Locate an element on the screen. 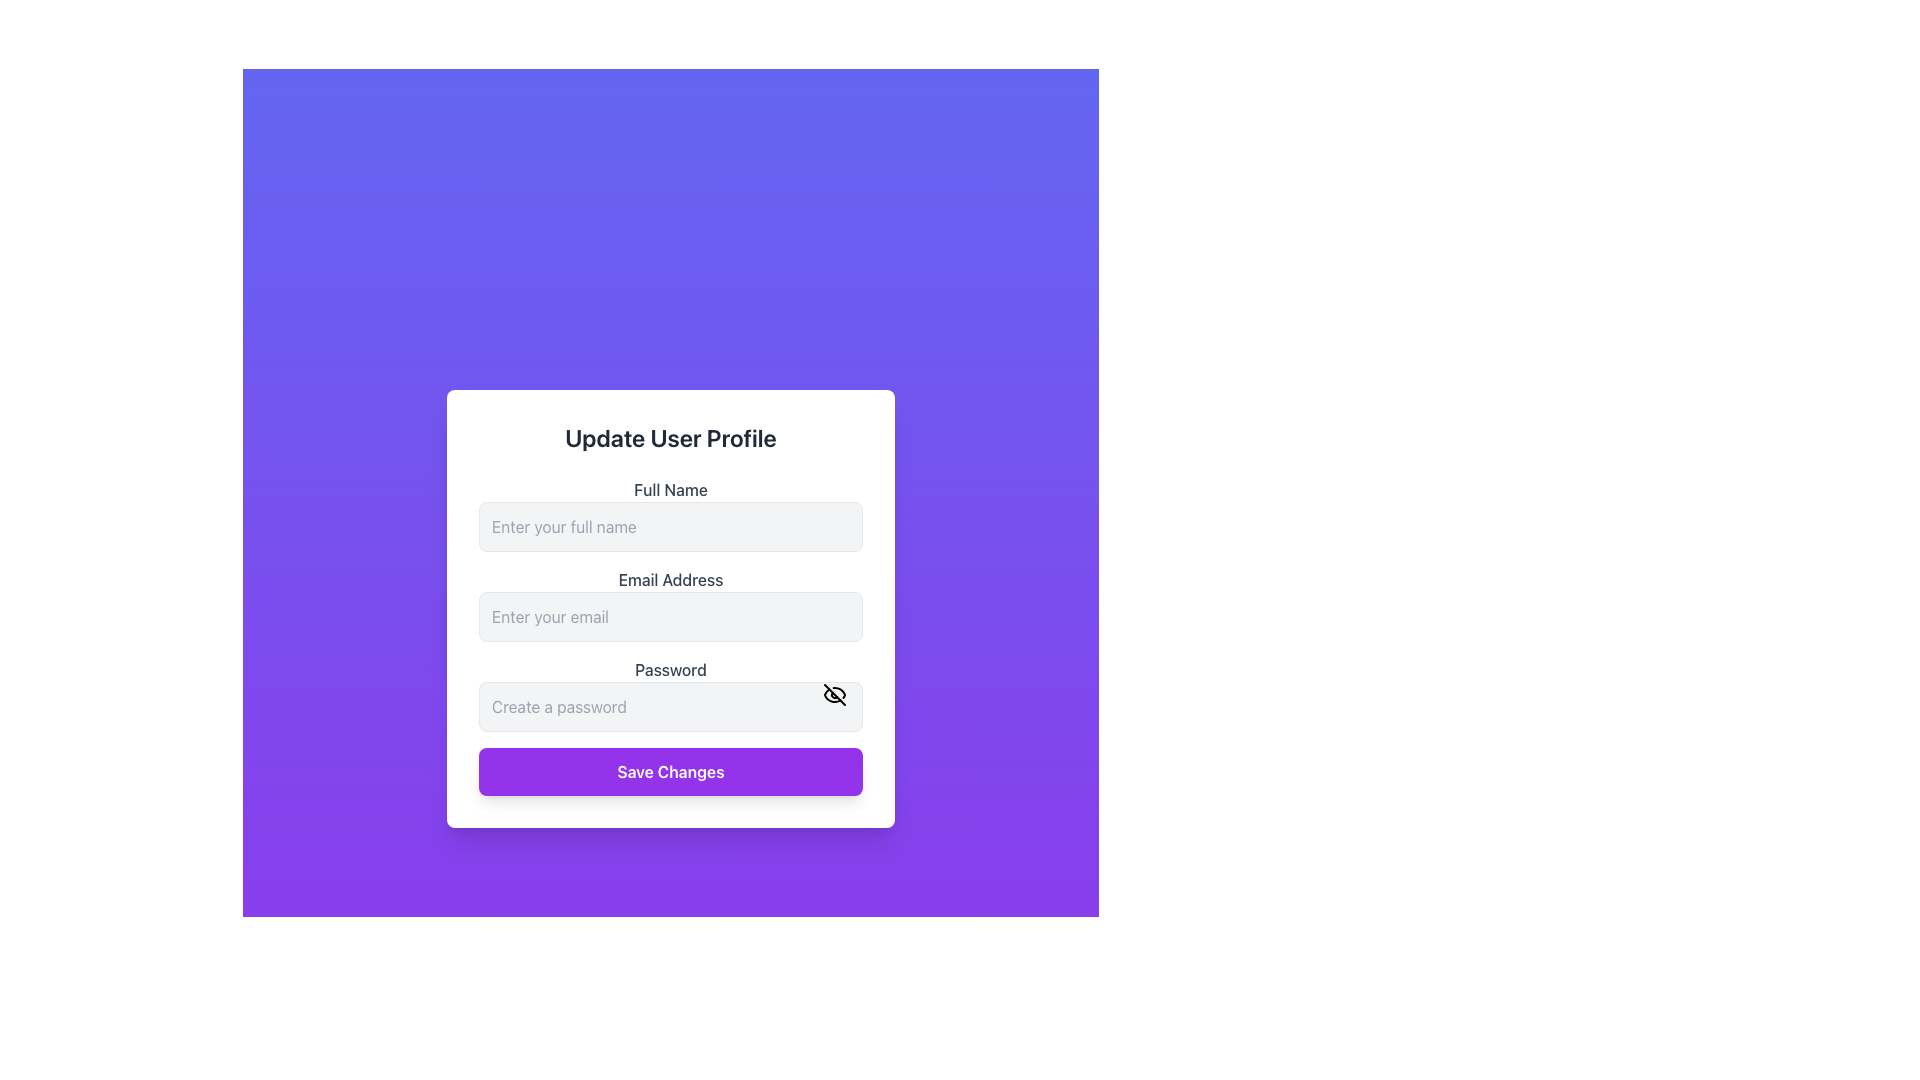  label that states 'Email Address', which is styled in dark gray and positioned above the email input field is located at coordinates (671, 579).